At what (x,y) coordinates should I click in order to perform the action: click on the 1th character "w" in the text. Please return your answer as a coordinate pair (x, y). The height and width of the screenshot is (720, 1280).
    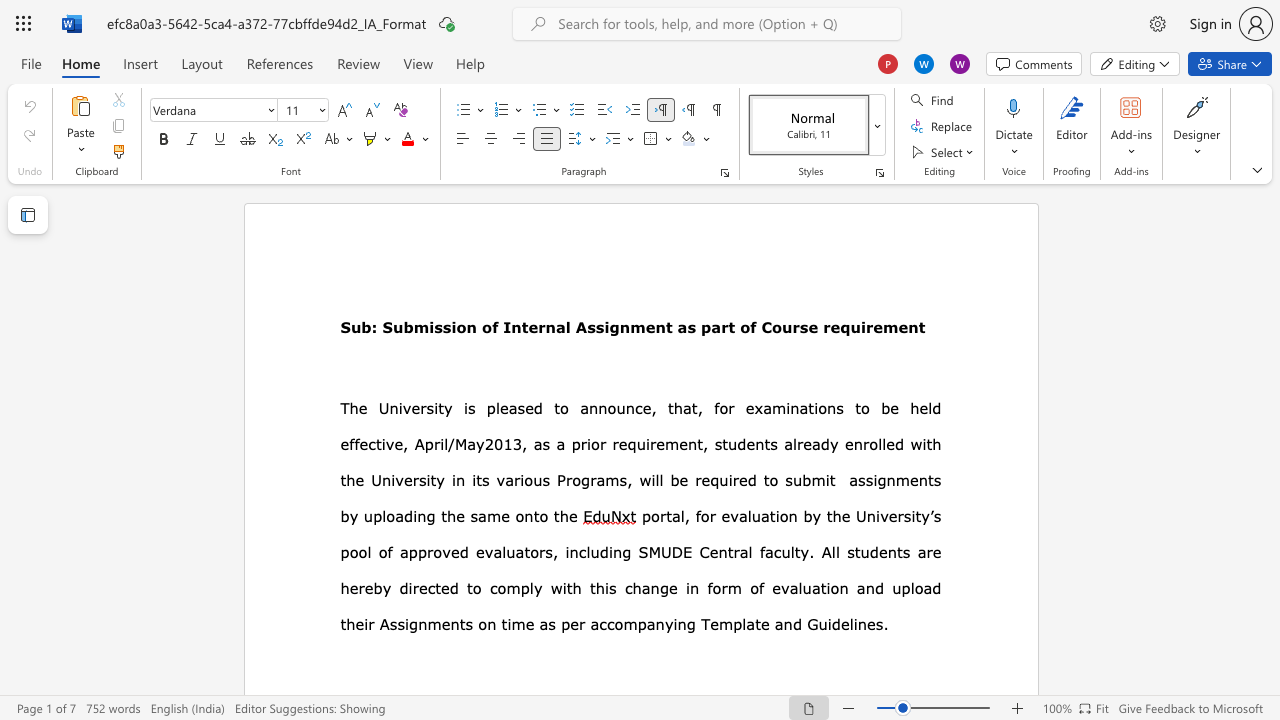
    Looking at the image, I should click on (556, 587).